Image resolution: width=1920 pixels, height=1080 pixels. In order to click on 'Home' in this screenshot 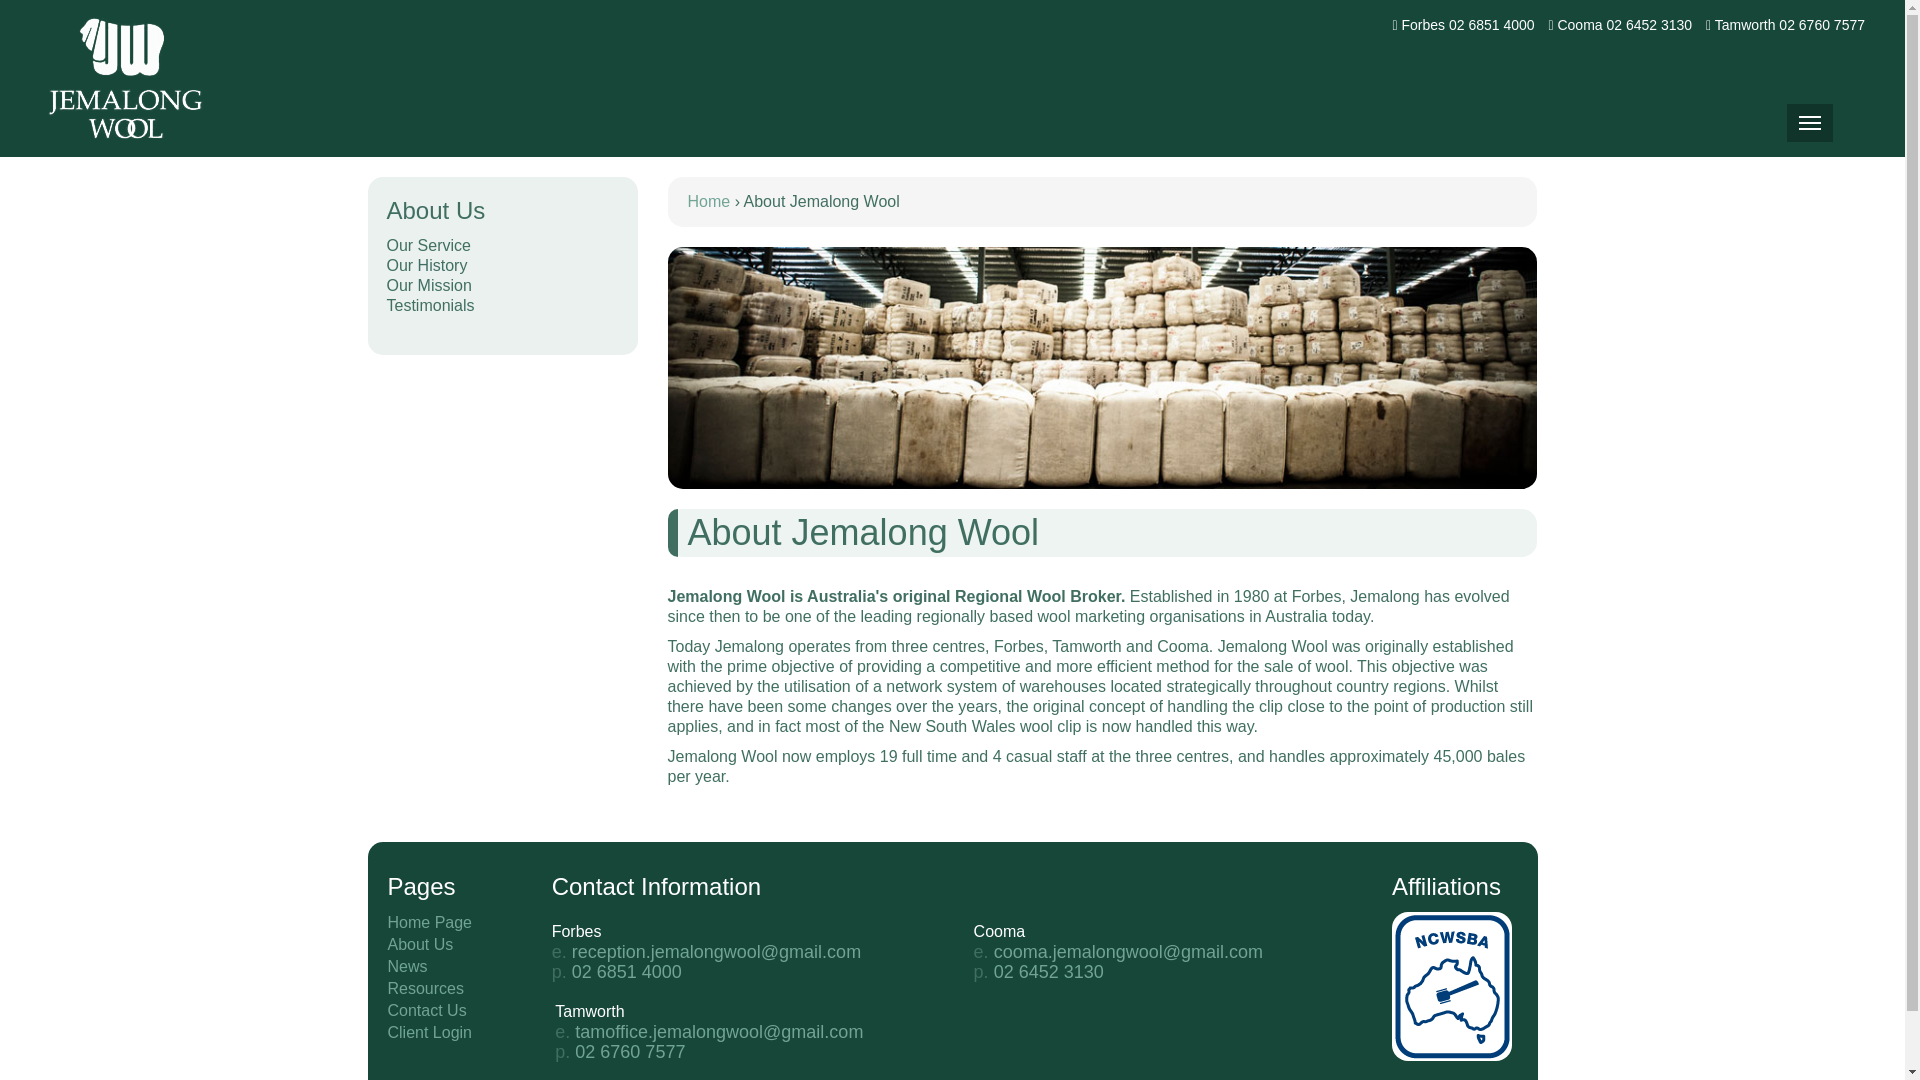, I will do `click(709, 201)`.